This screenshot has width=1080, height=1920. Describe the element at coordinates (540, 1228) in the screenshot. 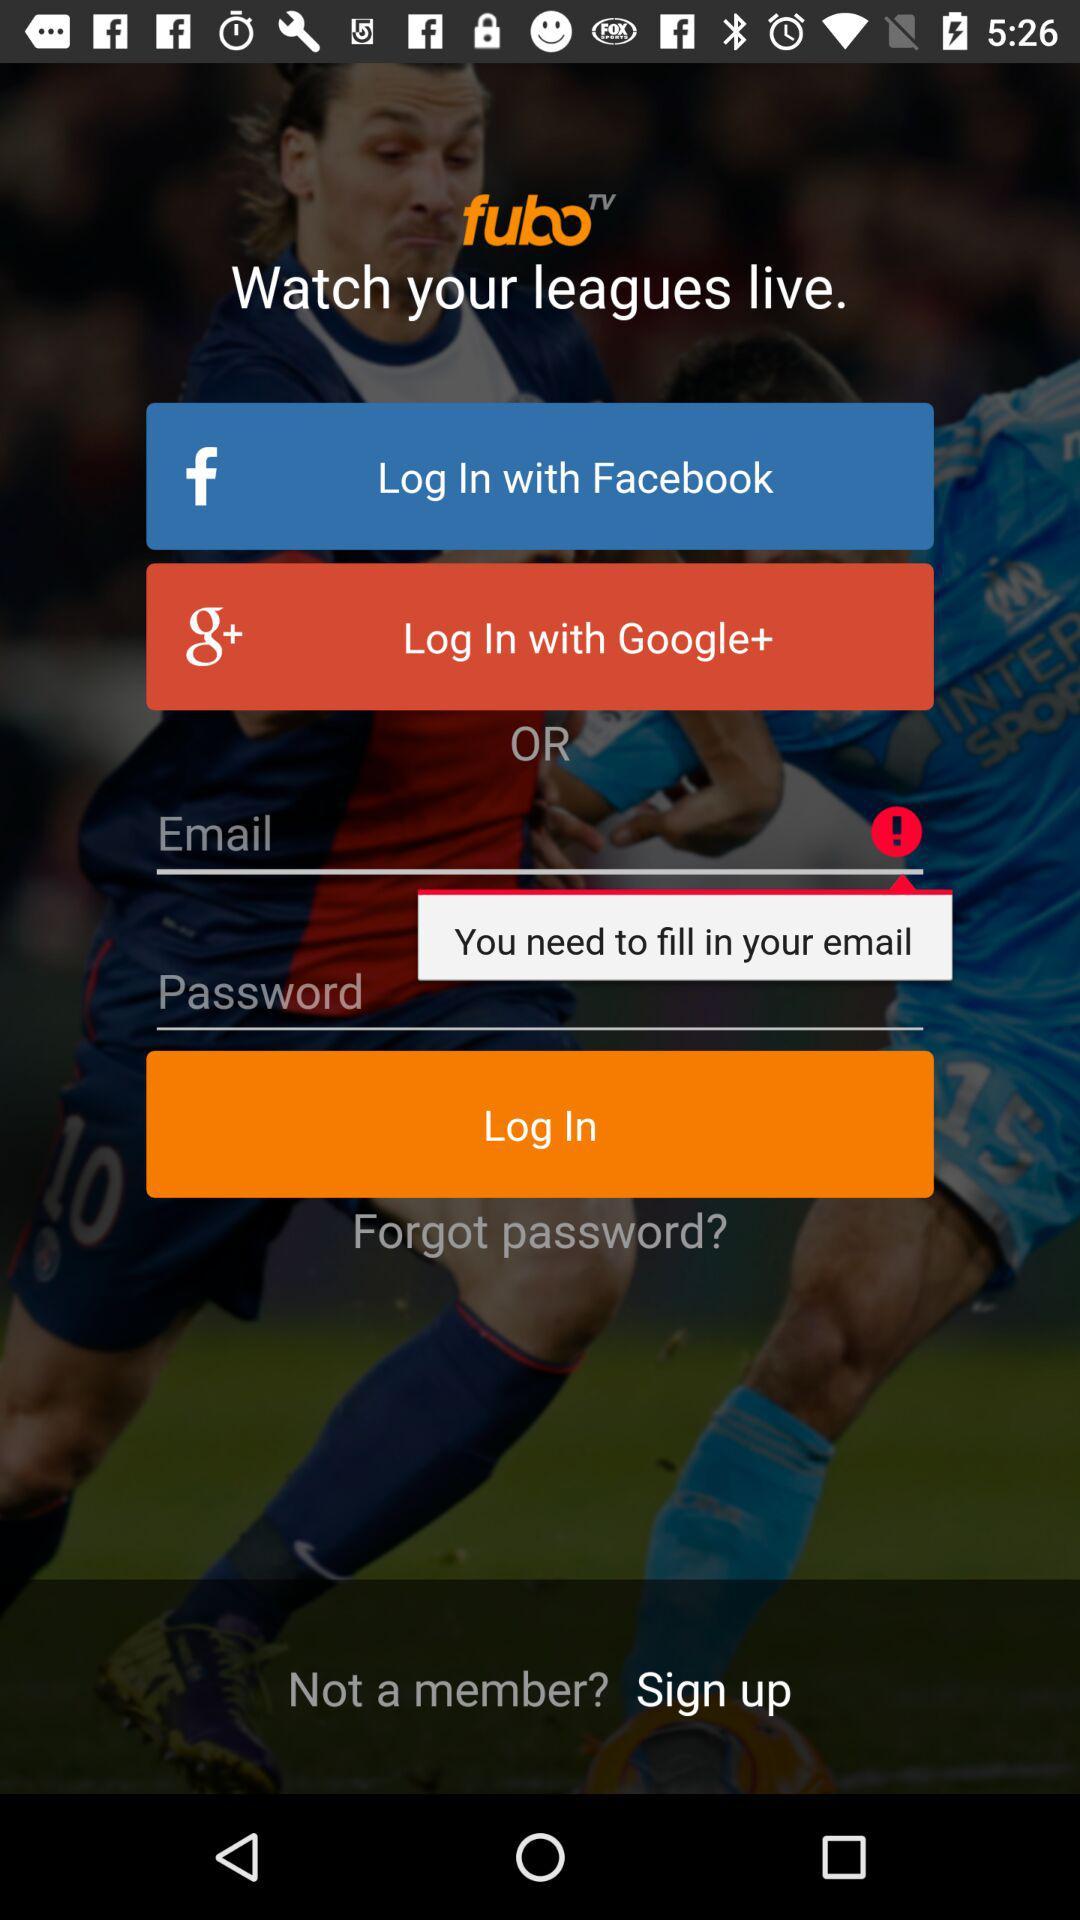

I see `the icon below log in` at that location.